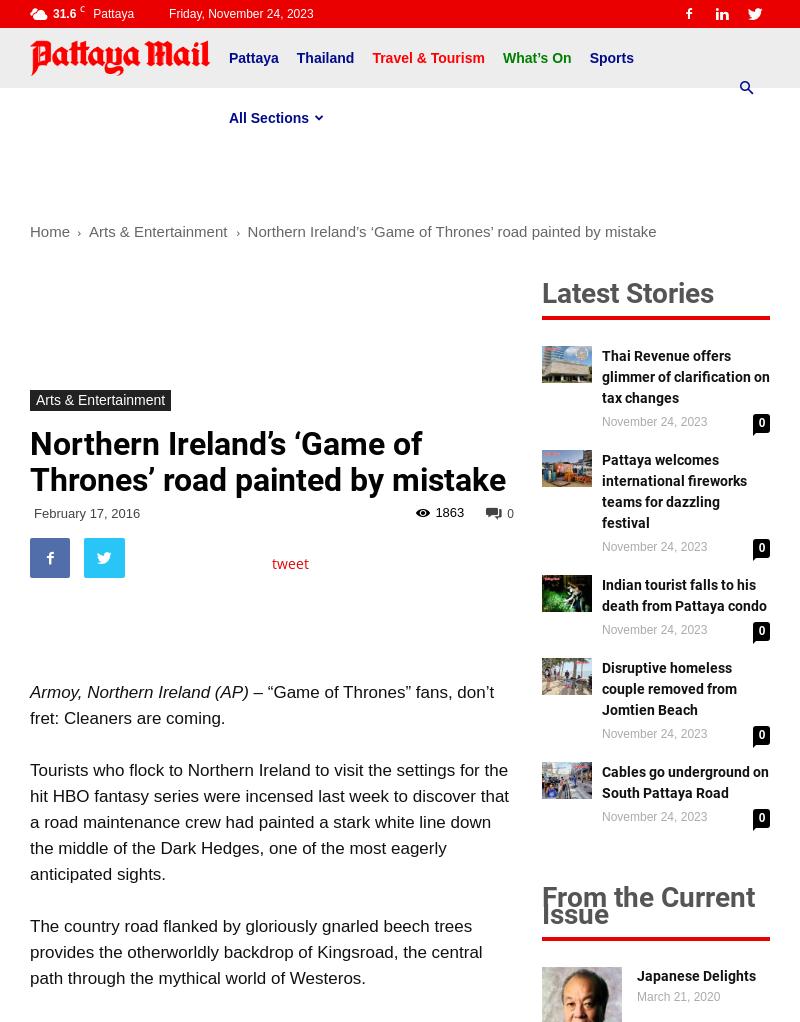 This screenshot has width=800, height=1022. What do you see at coordinates (141, 691) in the screenshot?
I see `'Armoy, Northern Ireland (AP)'` at bounding box center [141, 691].